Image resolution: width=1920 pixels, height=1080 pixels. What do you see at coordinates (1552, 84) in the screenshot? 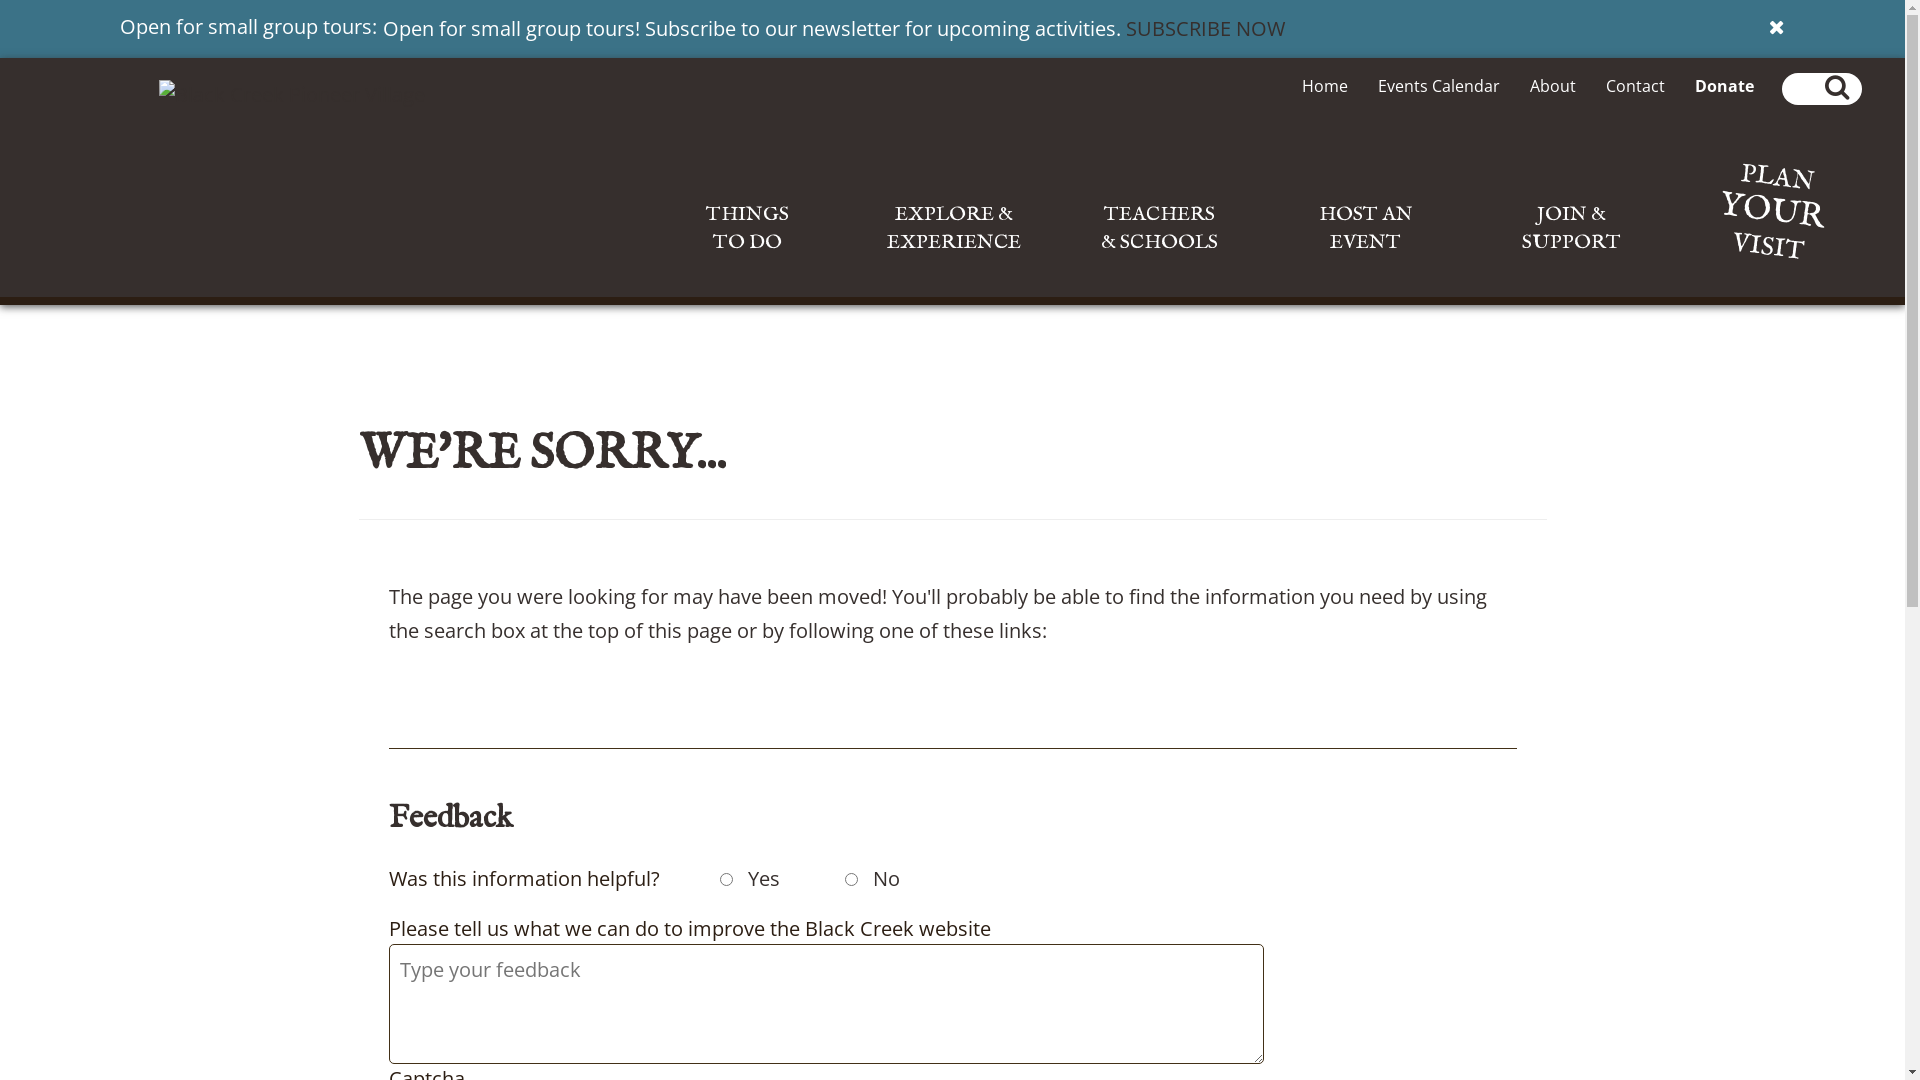
I see `'About'` at bounding box center [1552, 84].